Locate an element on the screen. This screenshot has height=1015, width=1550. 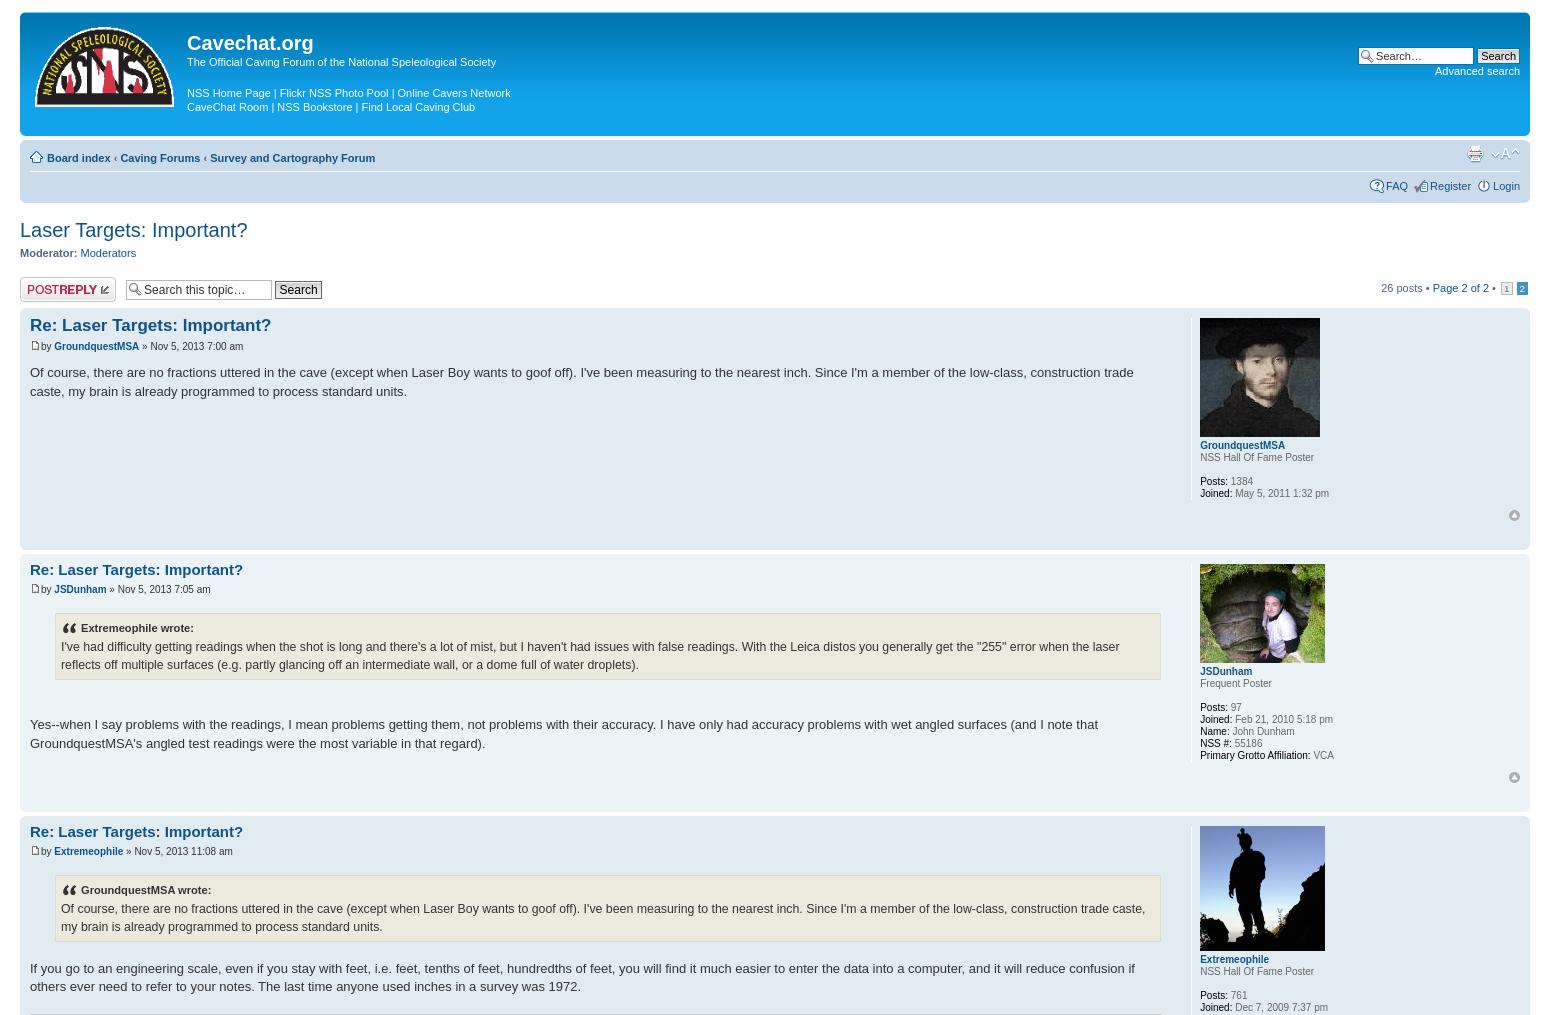
'Moderator:' is located at coordinates (47, 253).